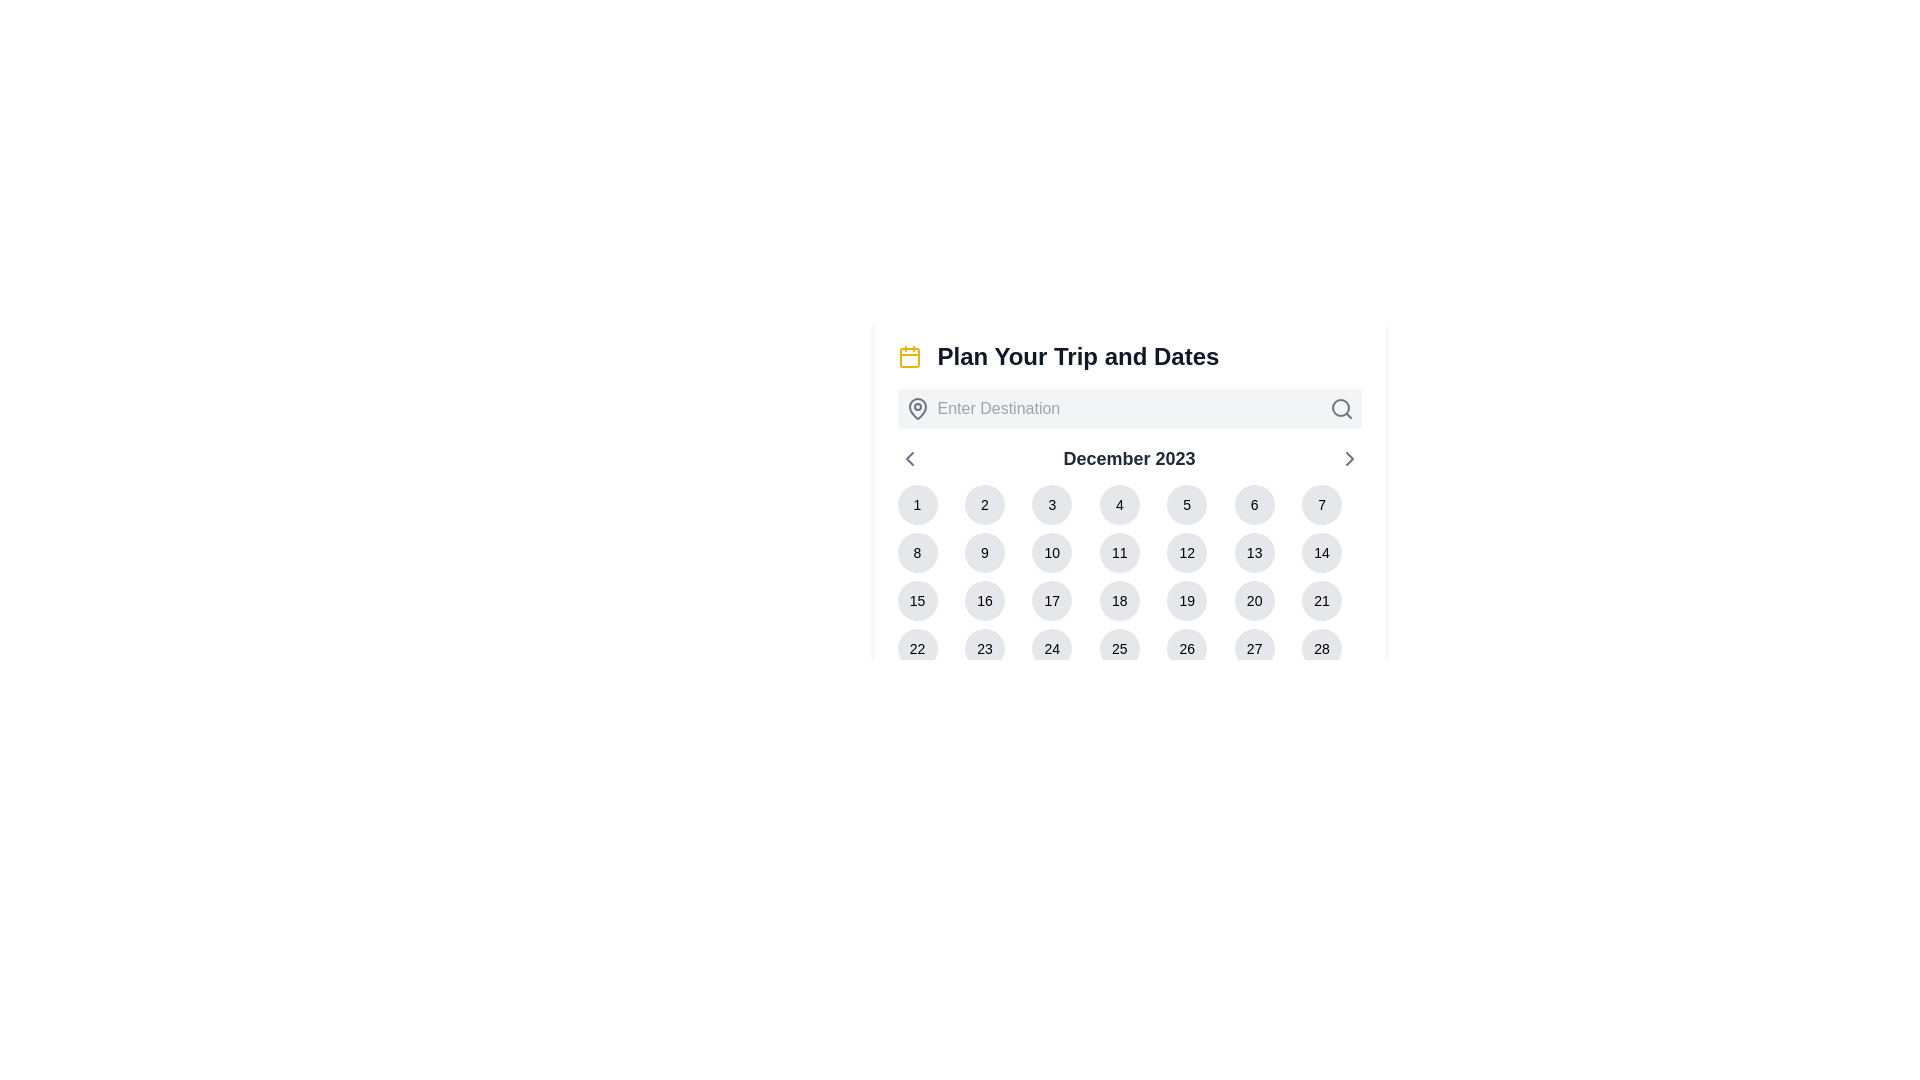 This screenshot has height=1080, width=1920. Describe the element at coordinates (1118, 504) in the screenshot. I see `the circular button with a light gray background and the numeral '4'` at that location.